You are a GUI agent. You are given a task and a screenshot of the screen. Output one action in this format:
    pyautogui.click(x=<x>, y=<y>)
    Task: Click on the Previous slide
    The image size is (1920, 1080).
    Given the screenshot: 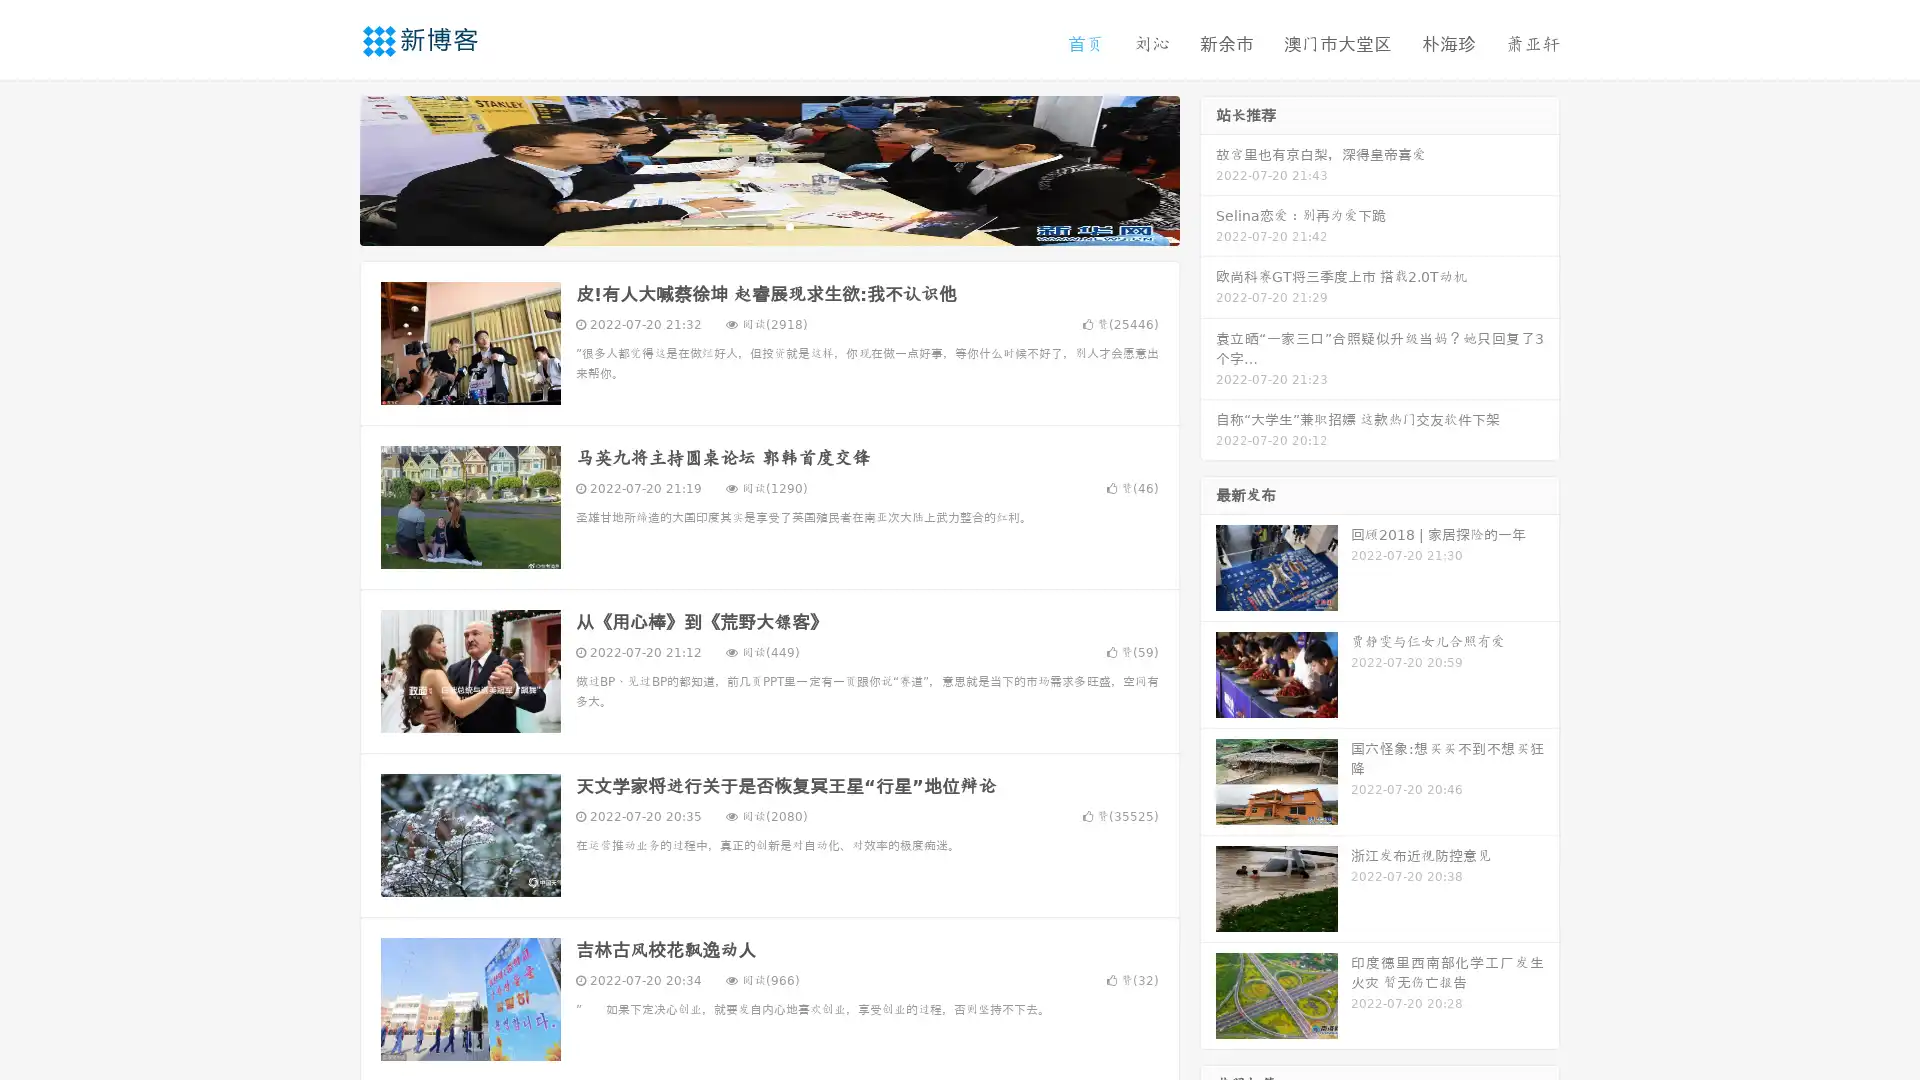 What is the action you would take?
    pyautogui.click(x=330, y=168)
    